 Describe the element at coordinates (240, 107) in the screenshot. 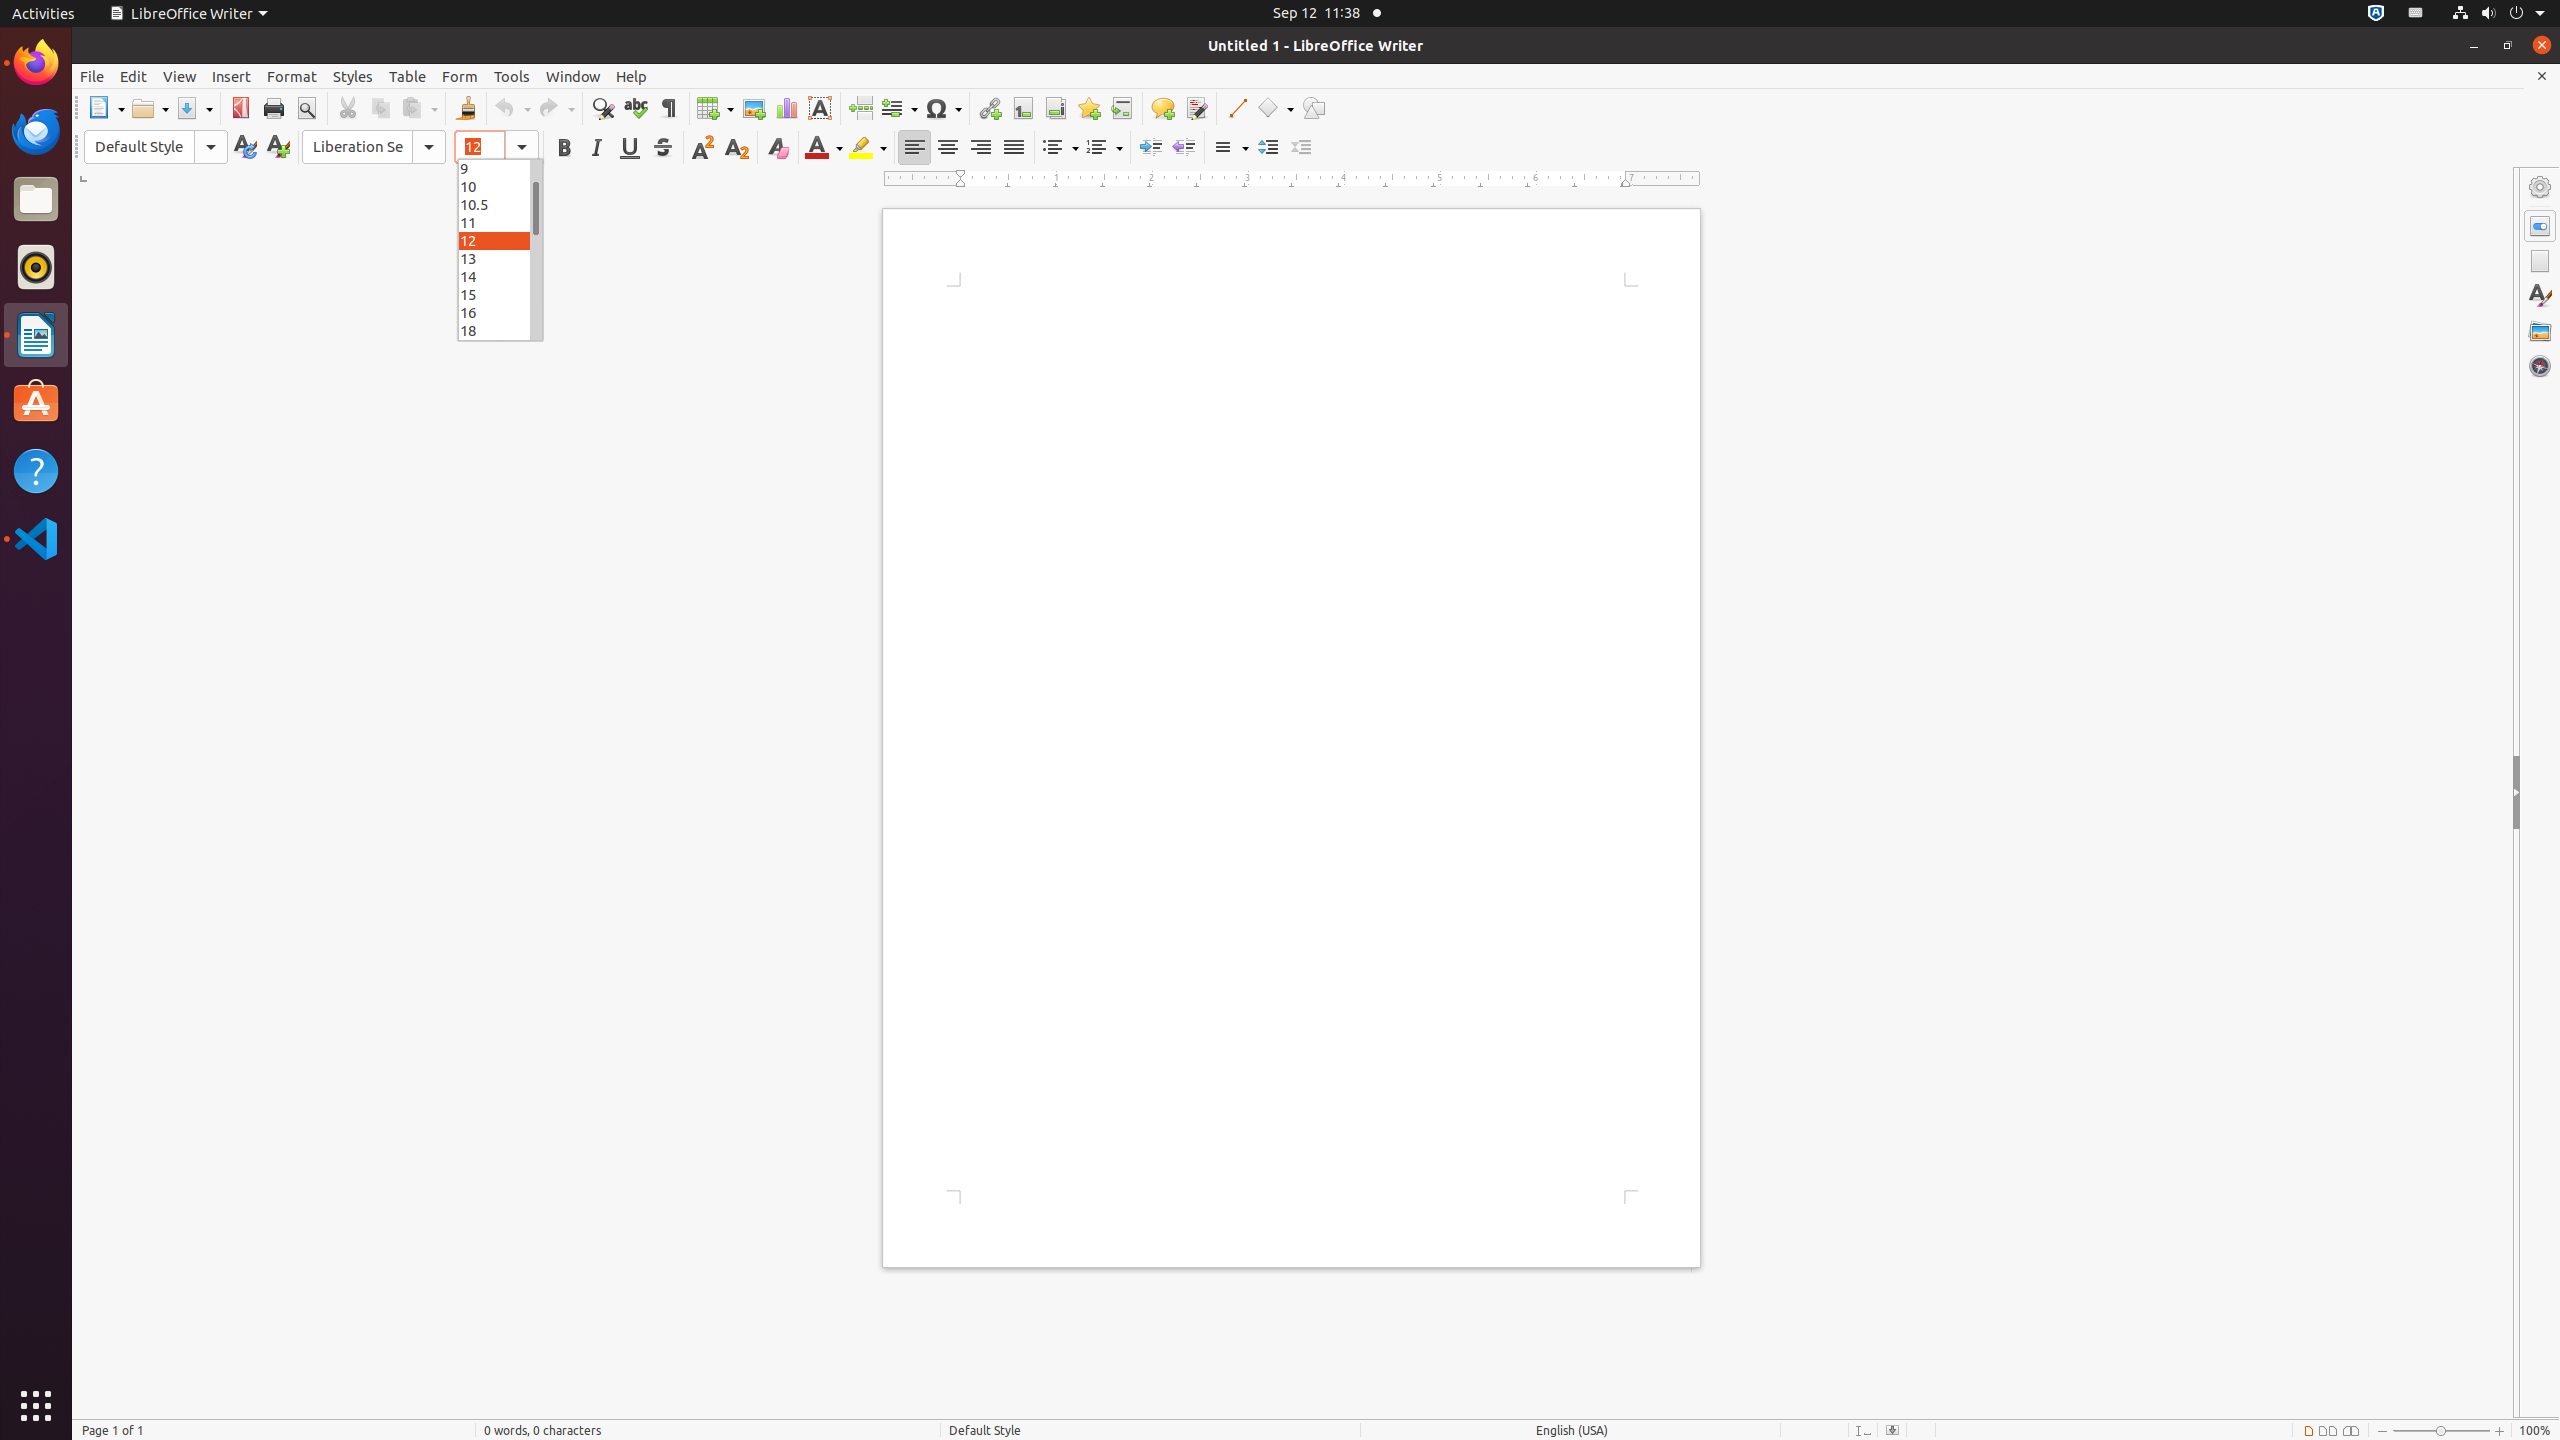

I see `'PDF'` at that location.